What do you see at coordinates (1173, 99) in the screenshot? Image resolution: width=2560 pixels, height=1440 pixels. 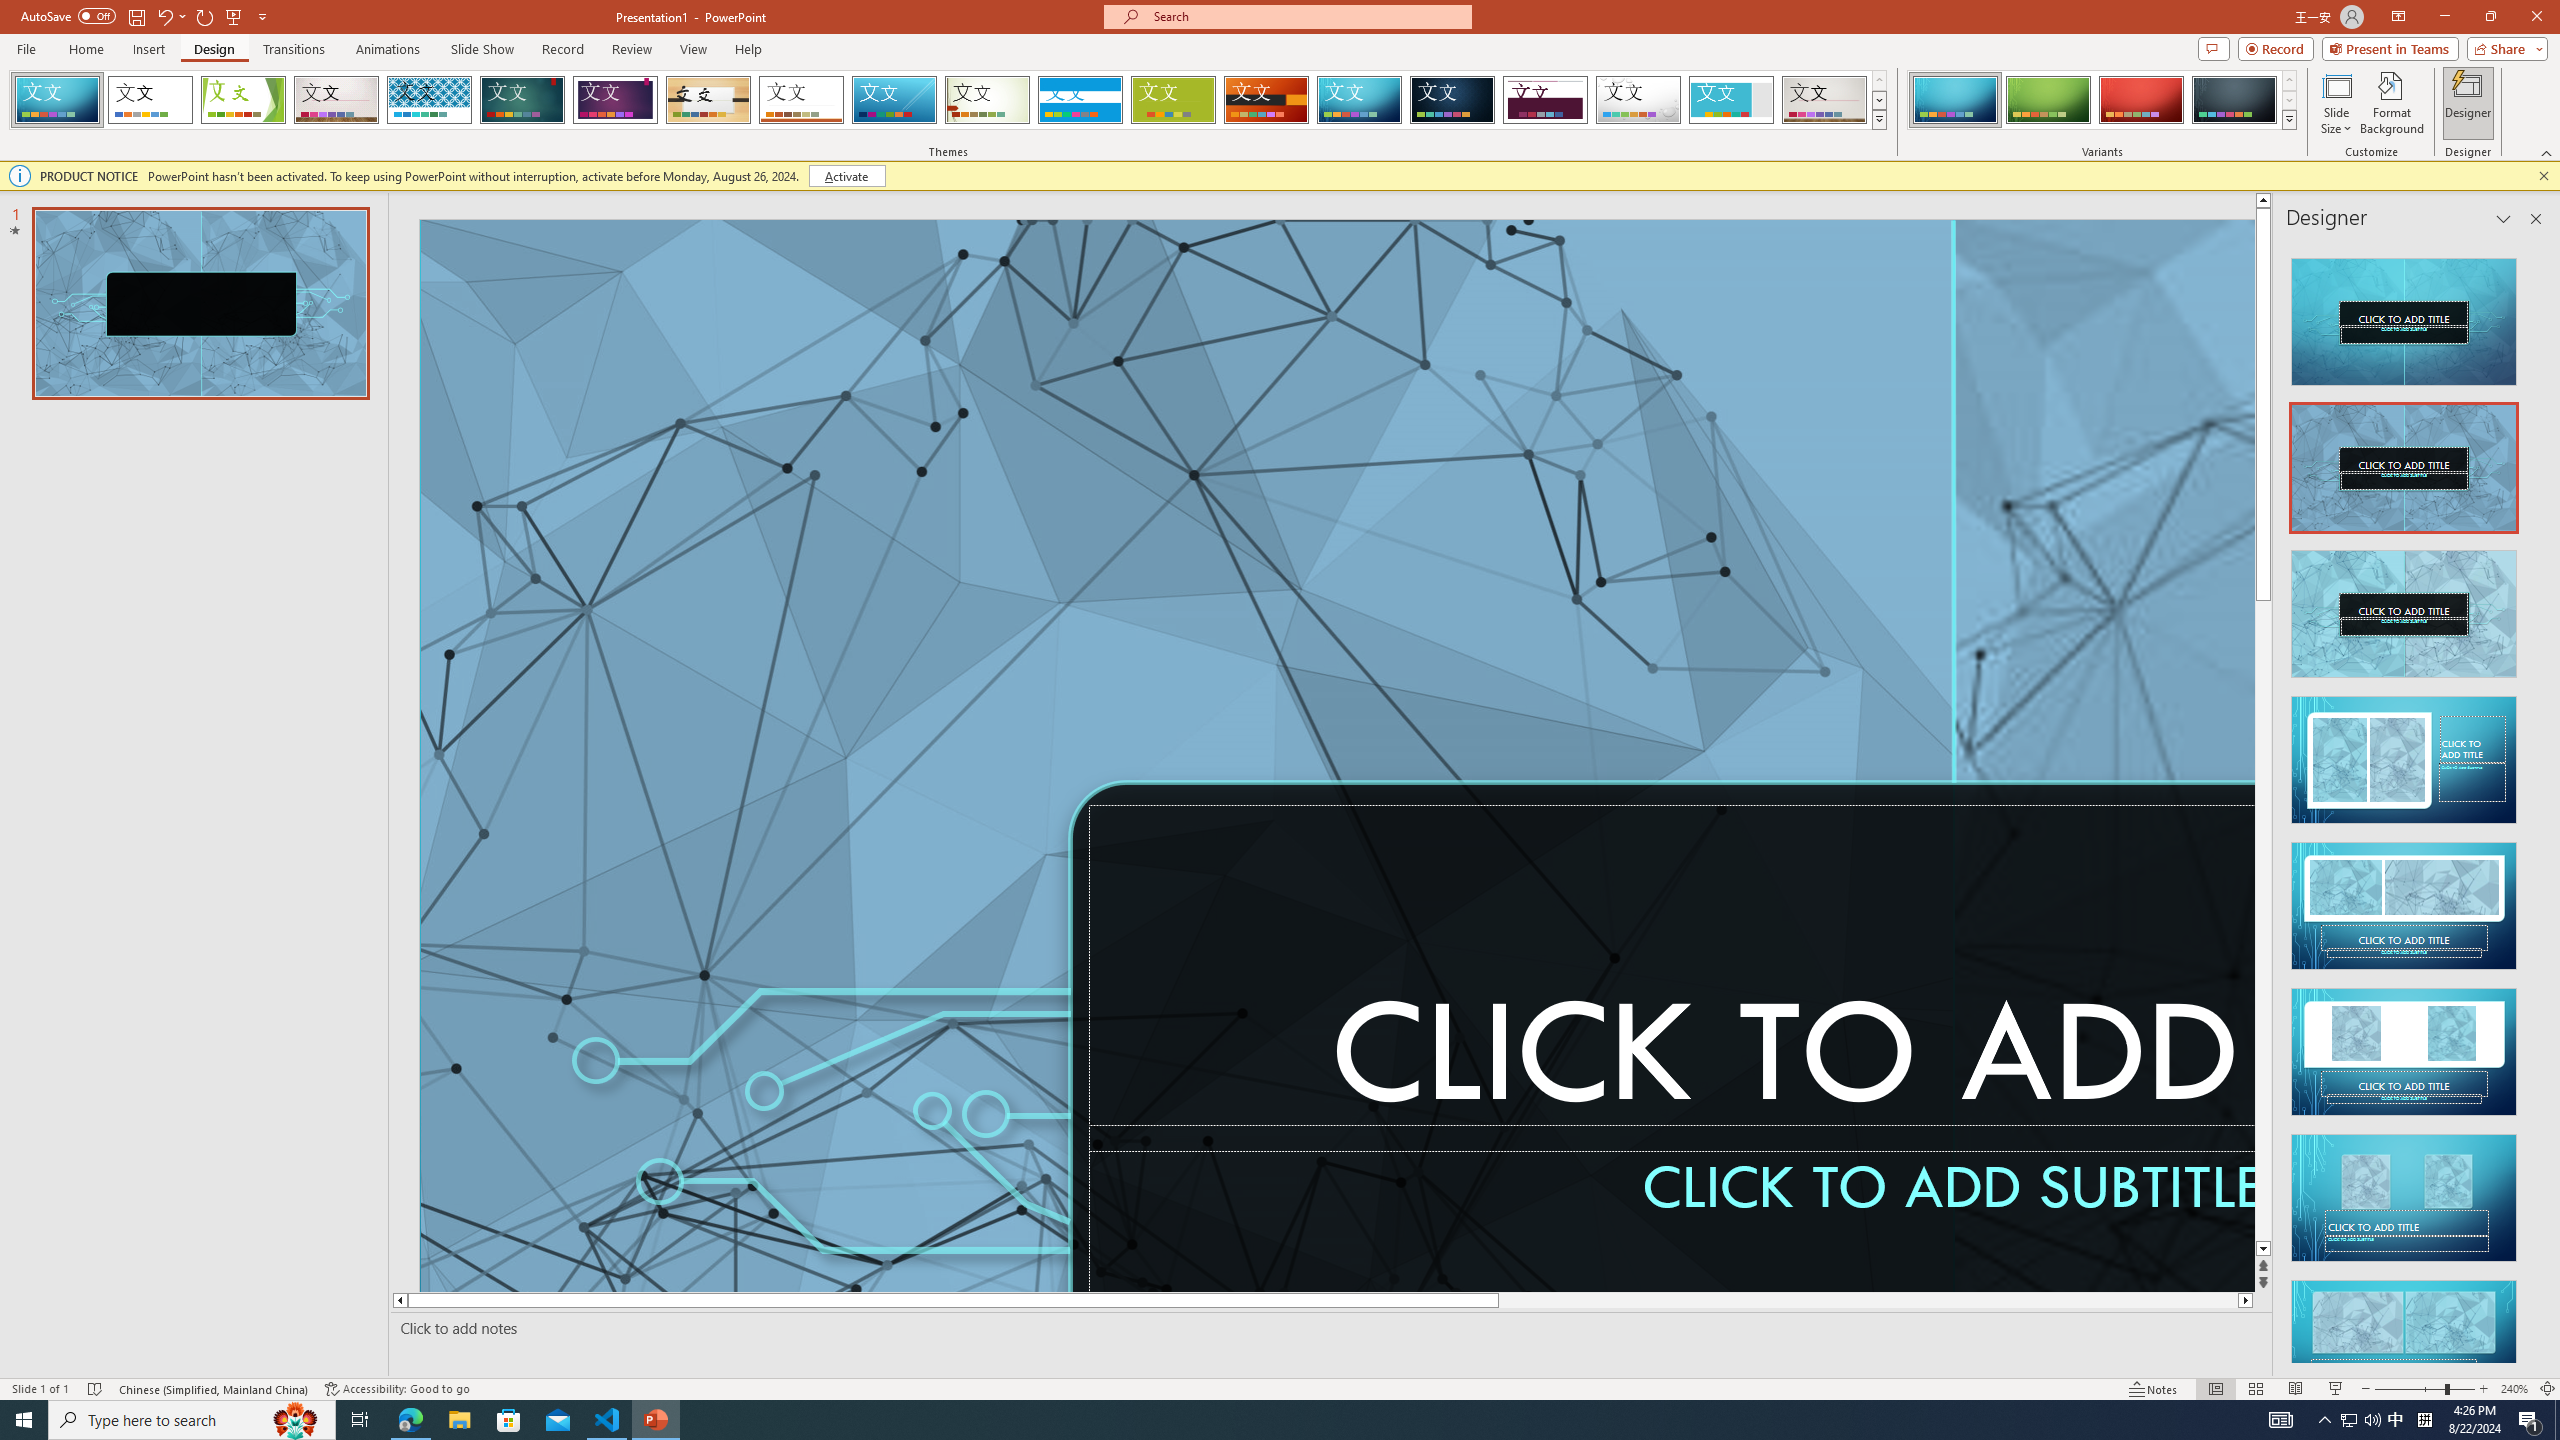 I see `'Basis'` at bounding box center [1173, 99].